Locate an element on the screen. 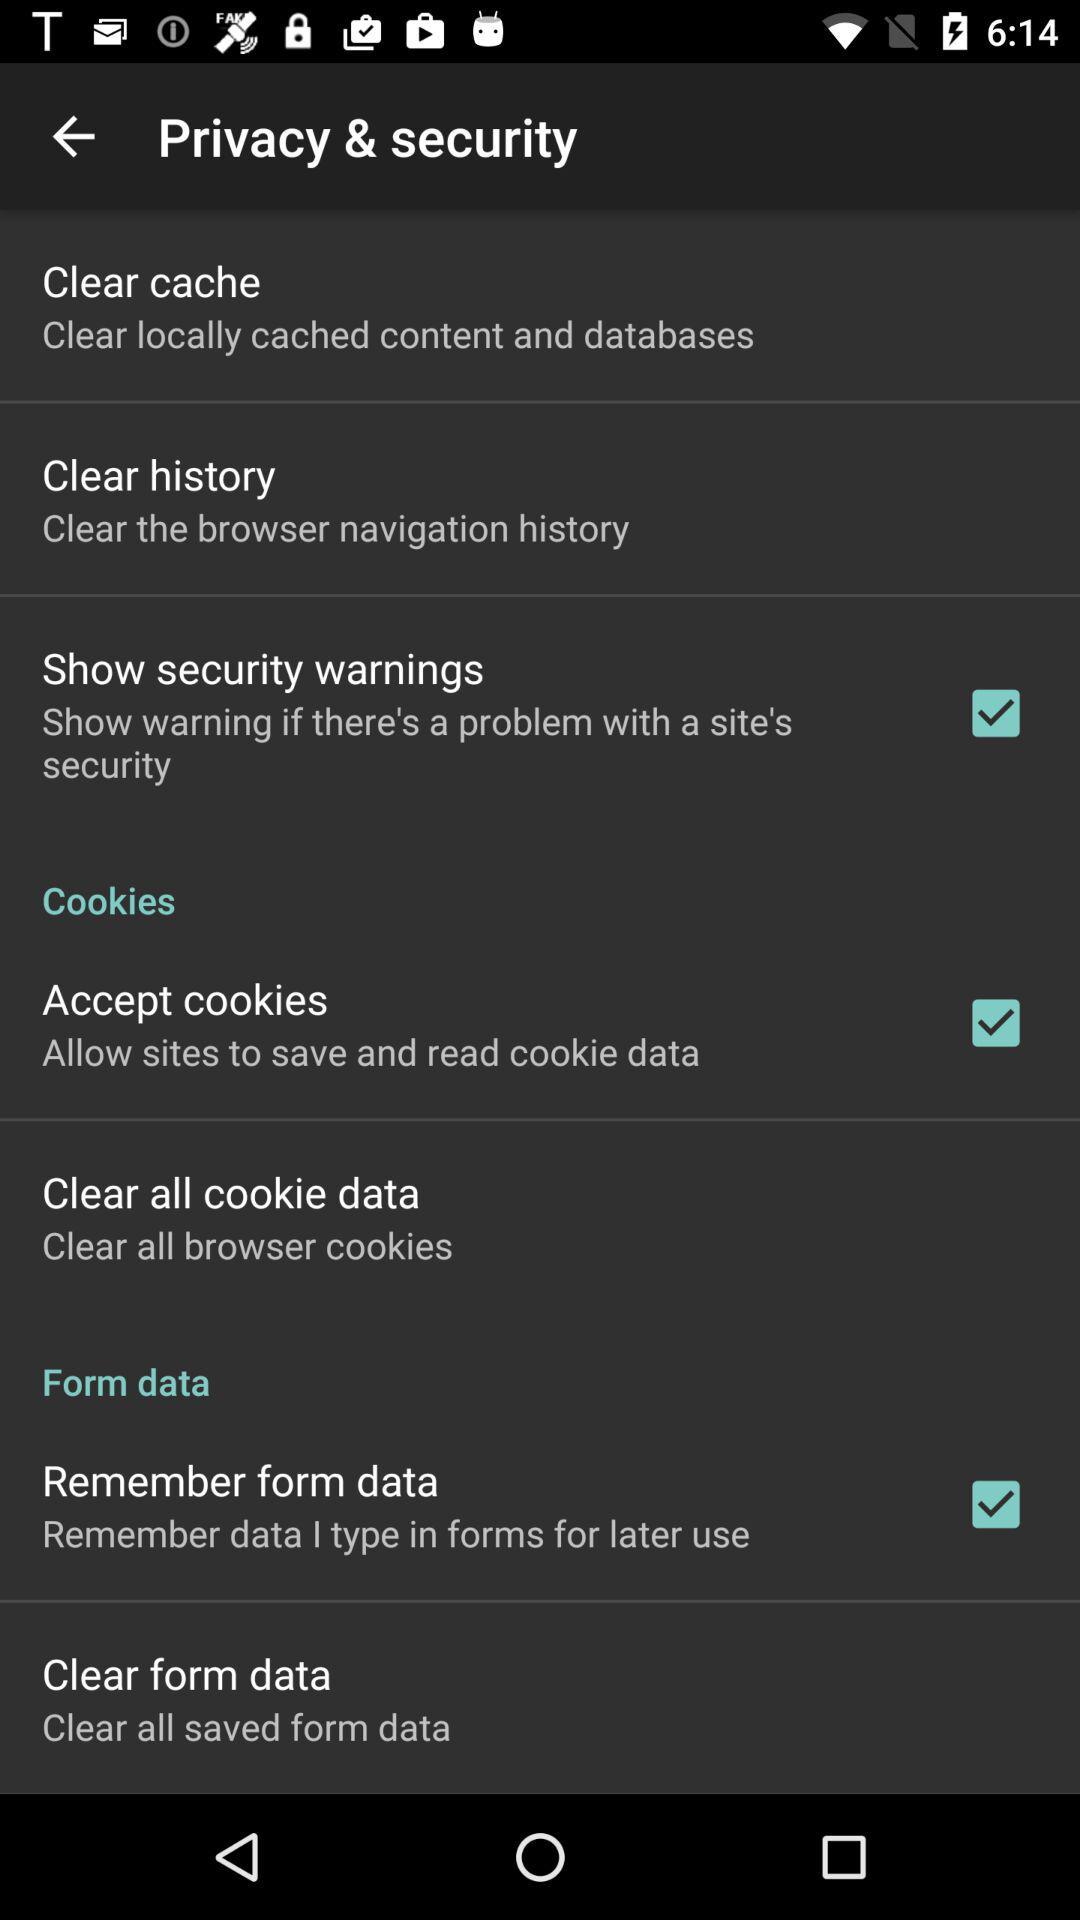 This screenshot has height=1920, width=1080. the icon below cookies is located at coordinates (185, 998).